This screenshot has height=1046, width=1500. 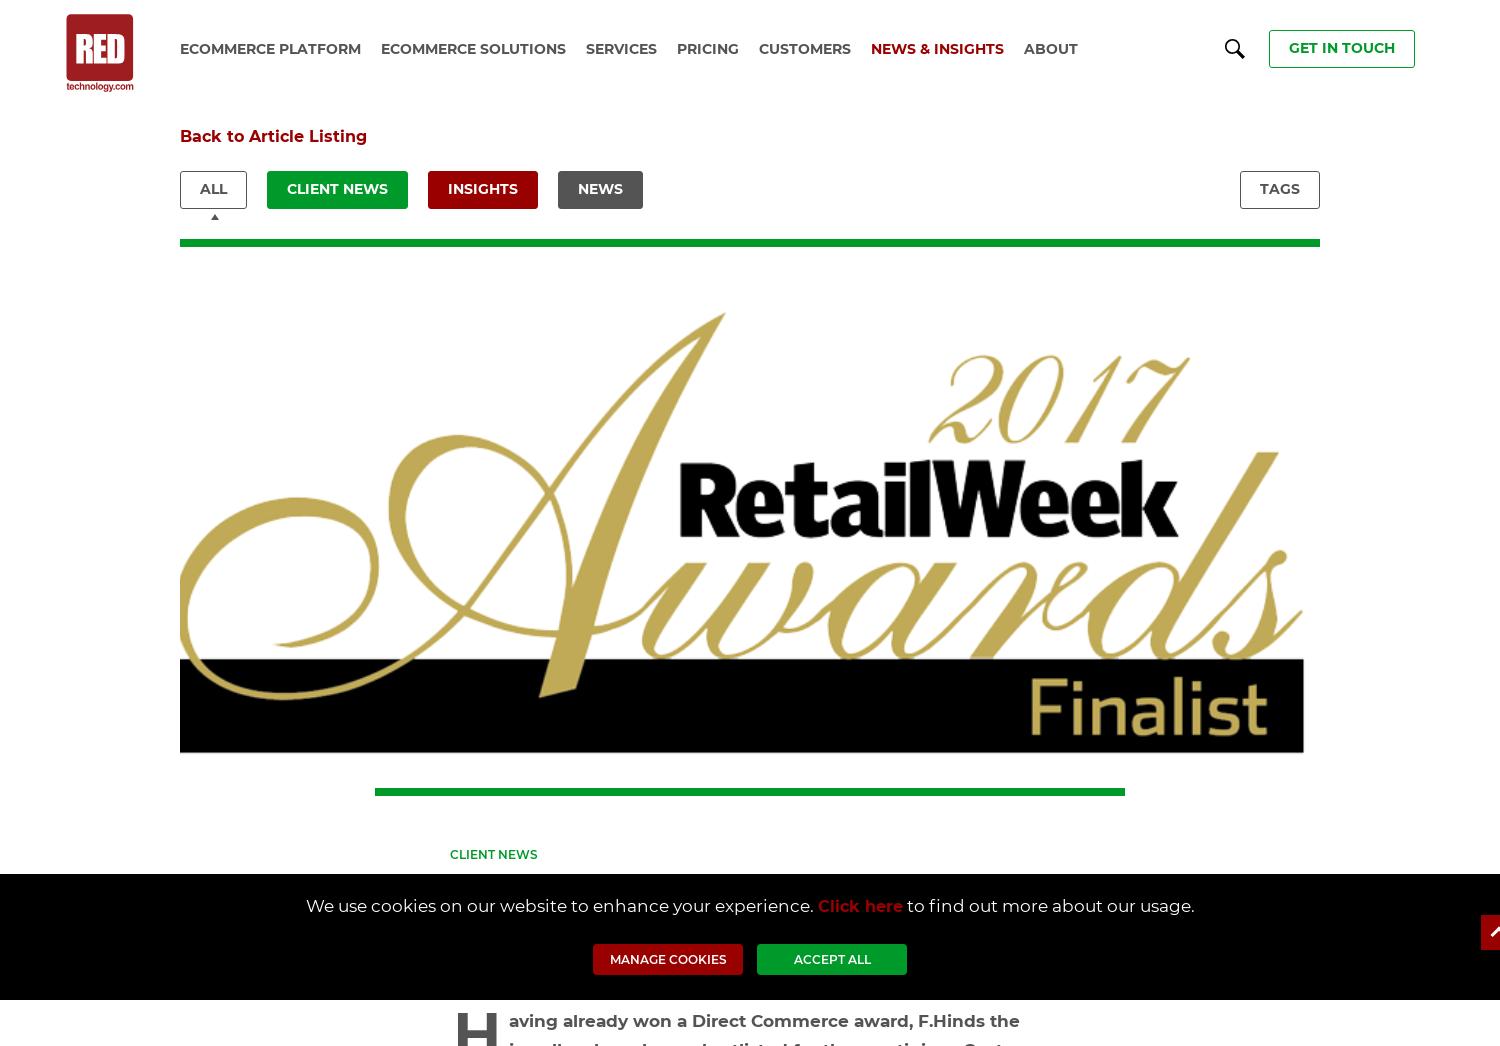 I want to click on 'TAGS', so click(x=1279, y=187).